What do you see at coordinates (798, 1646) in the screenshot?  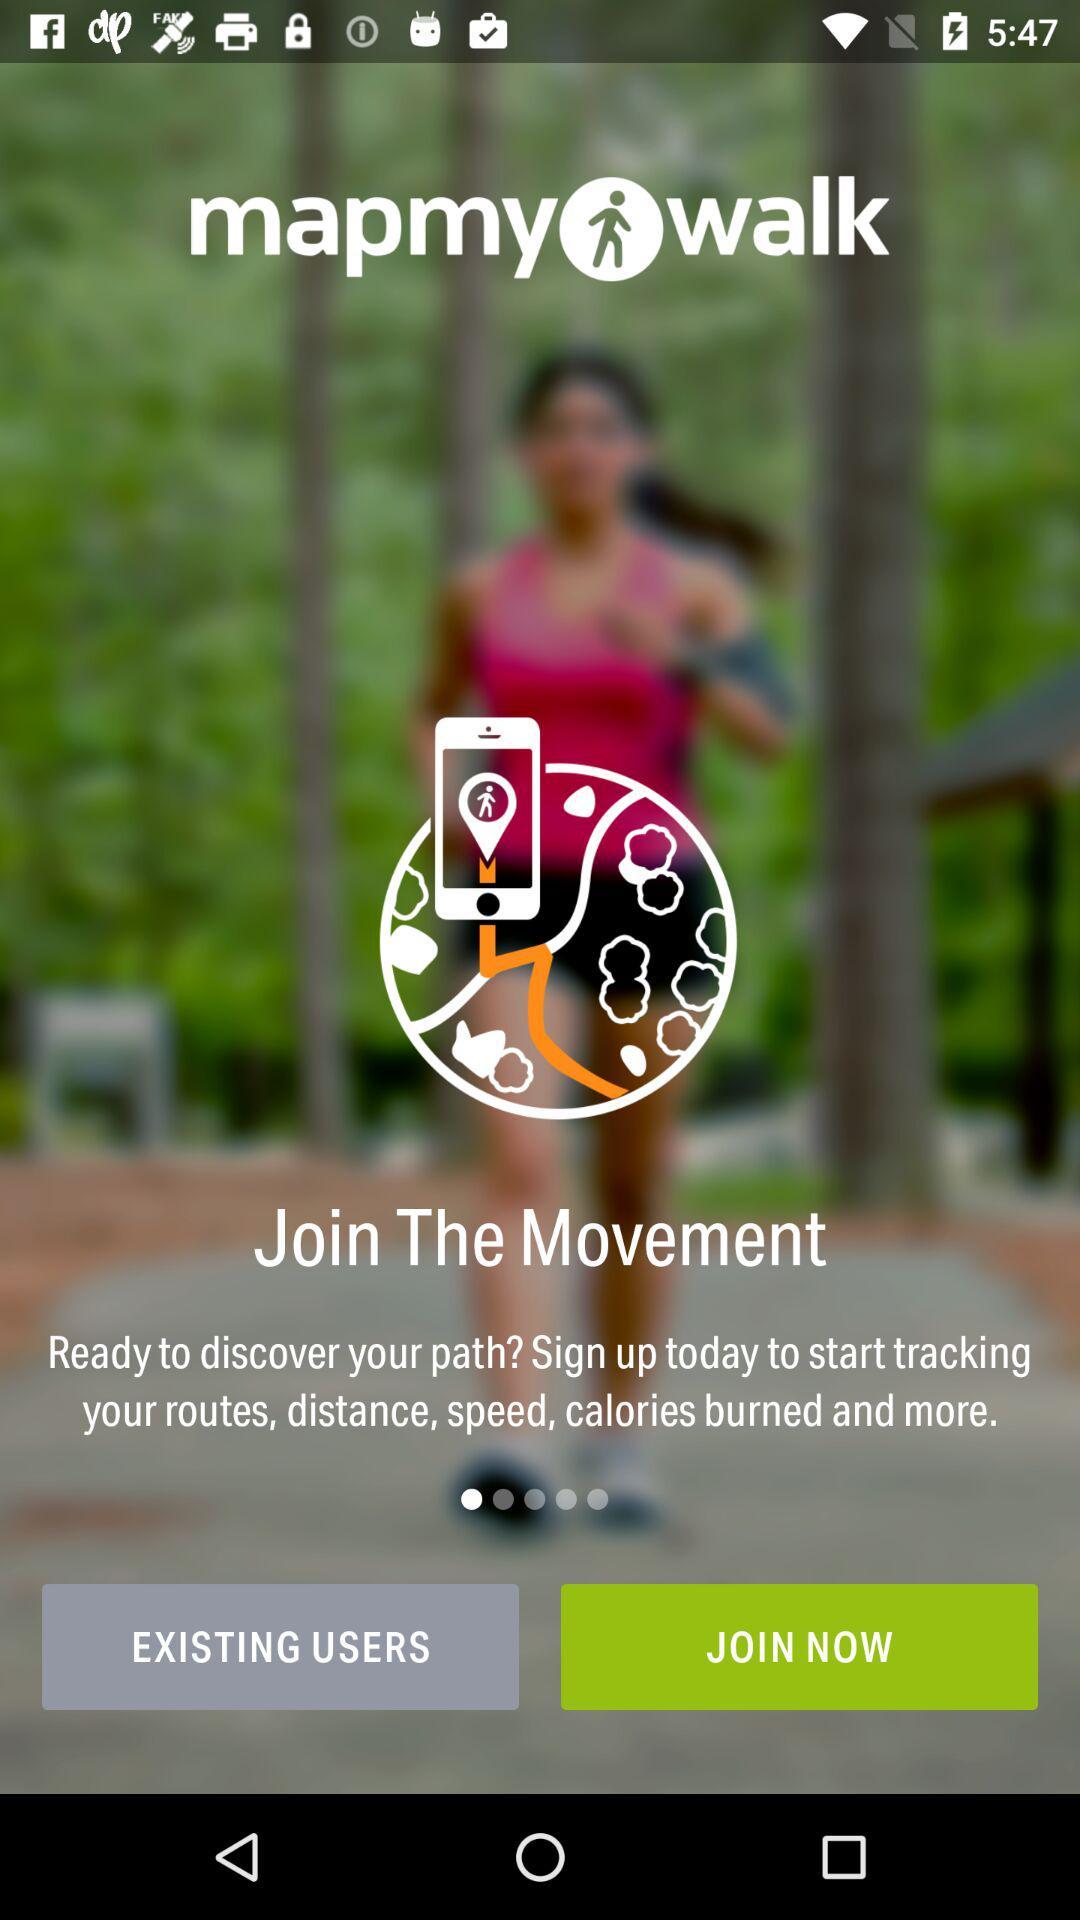 I see `icon to the right of existing users` at bounding box center [798, 1646].